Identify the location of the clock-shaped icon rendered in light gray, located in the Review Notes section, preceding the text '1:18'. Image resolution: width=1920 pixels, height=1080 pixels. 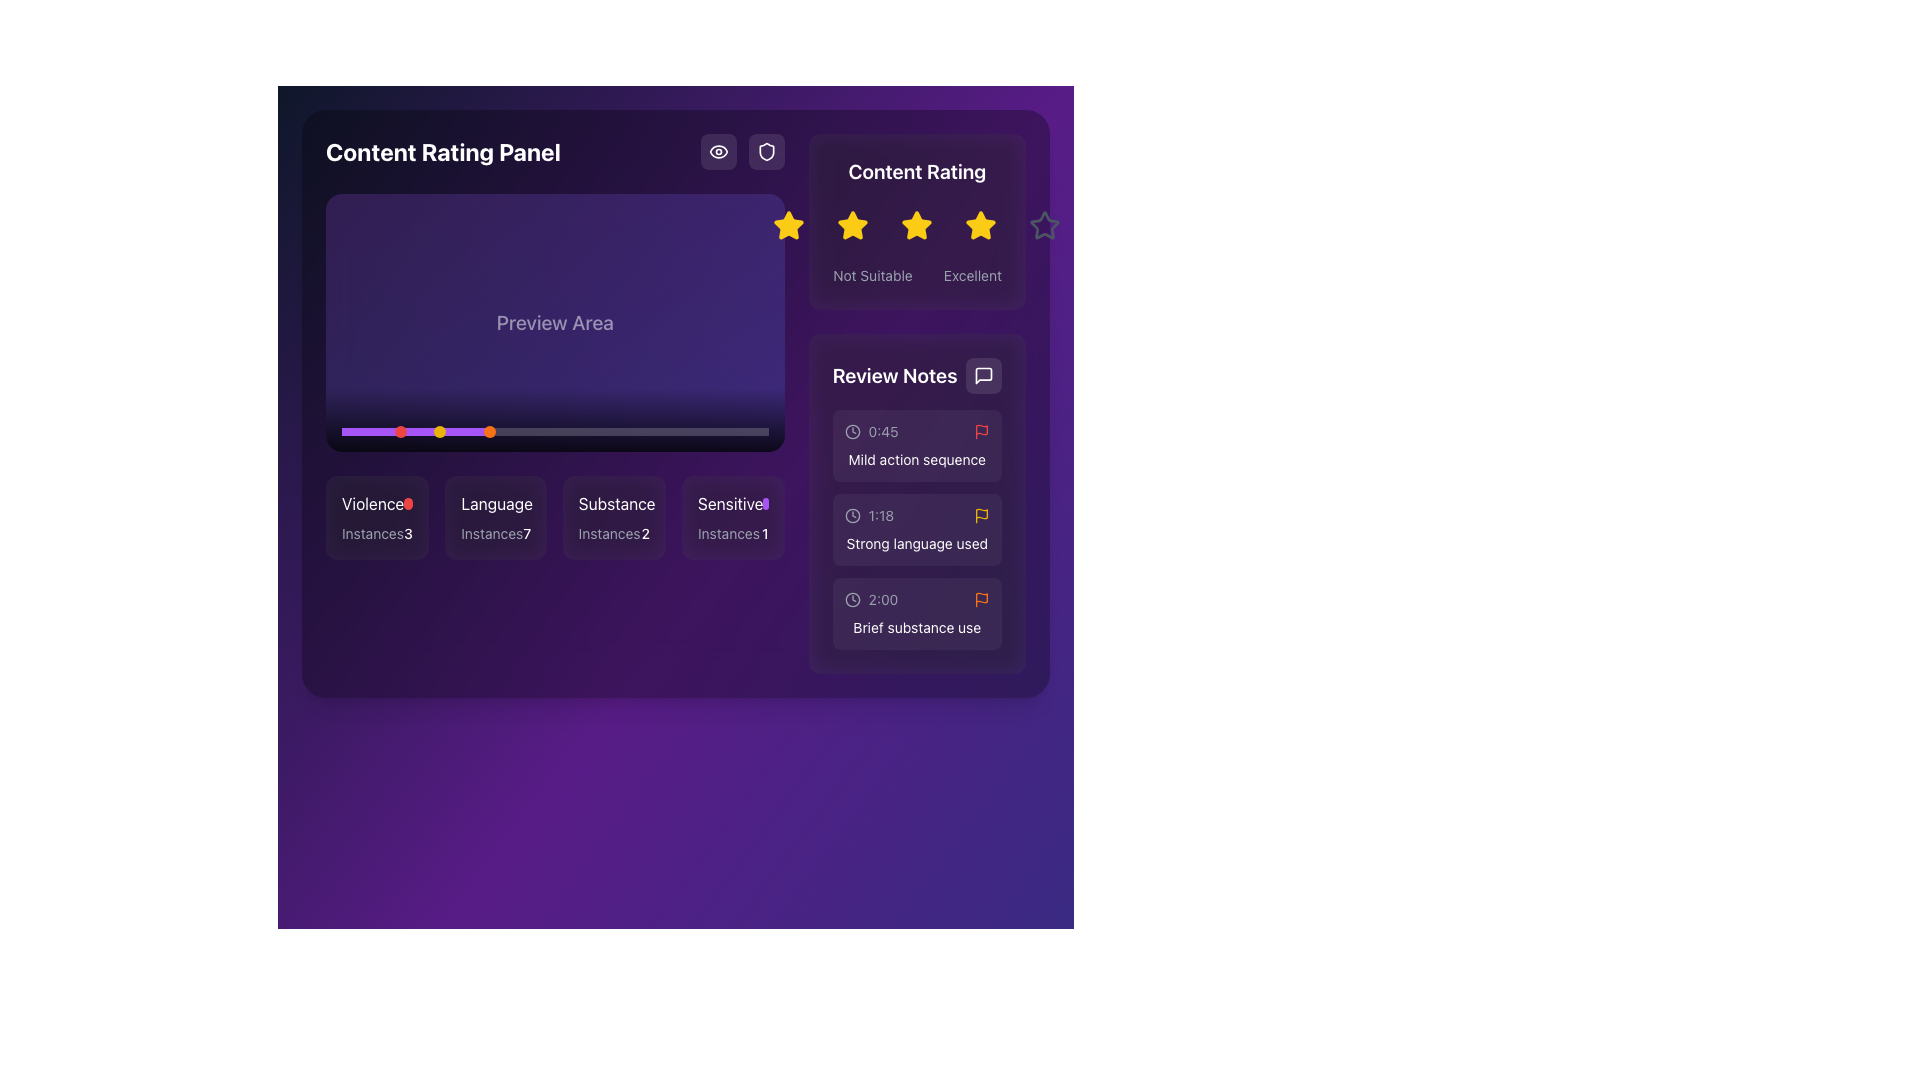
(852, 515).